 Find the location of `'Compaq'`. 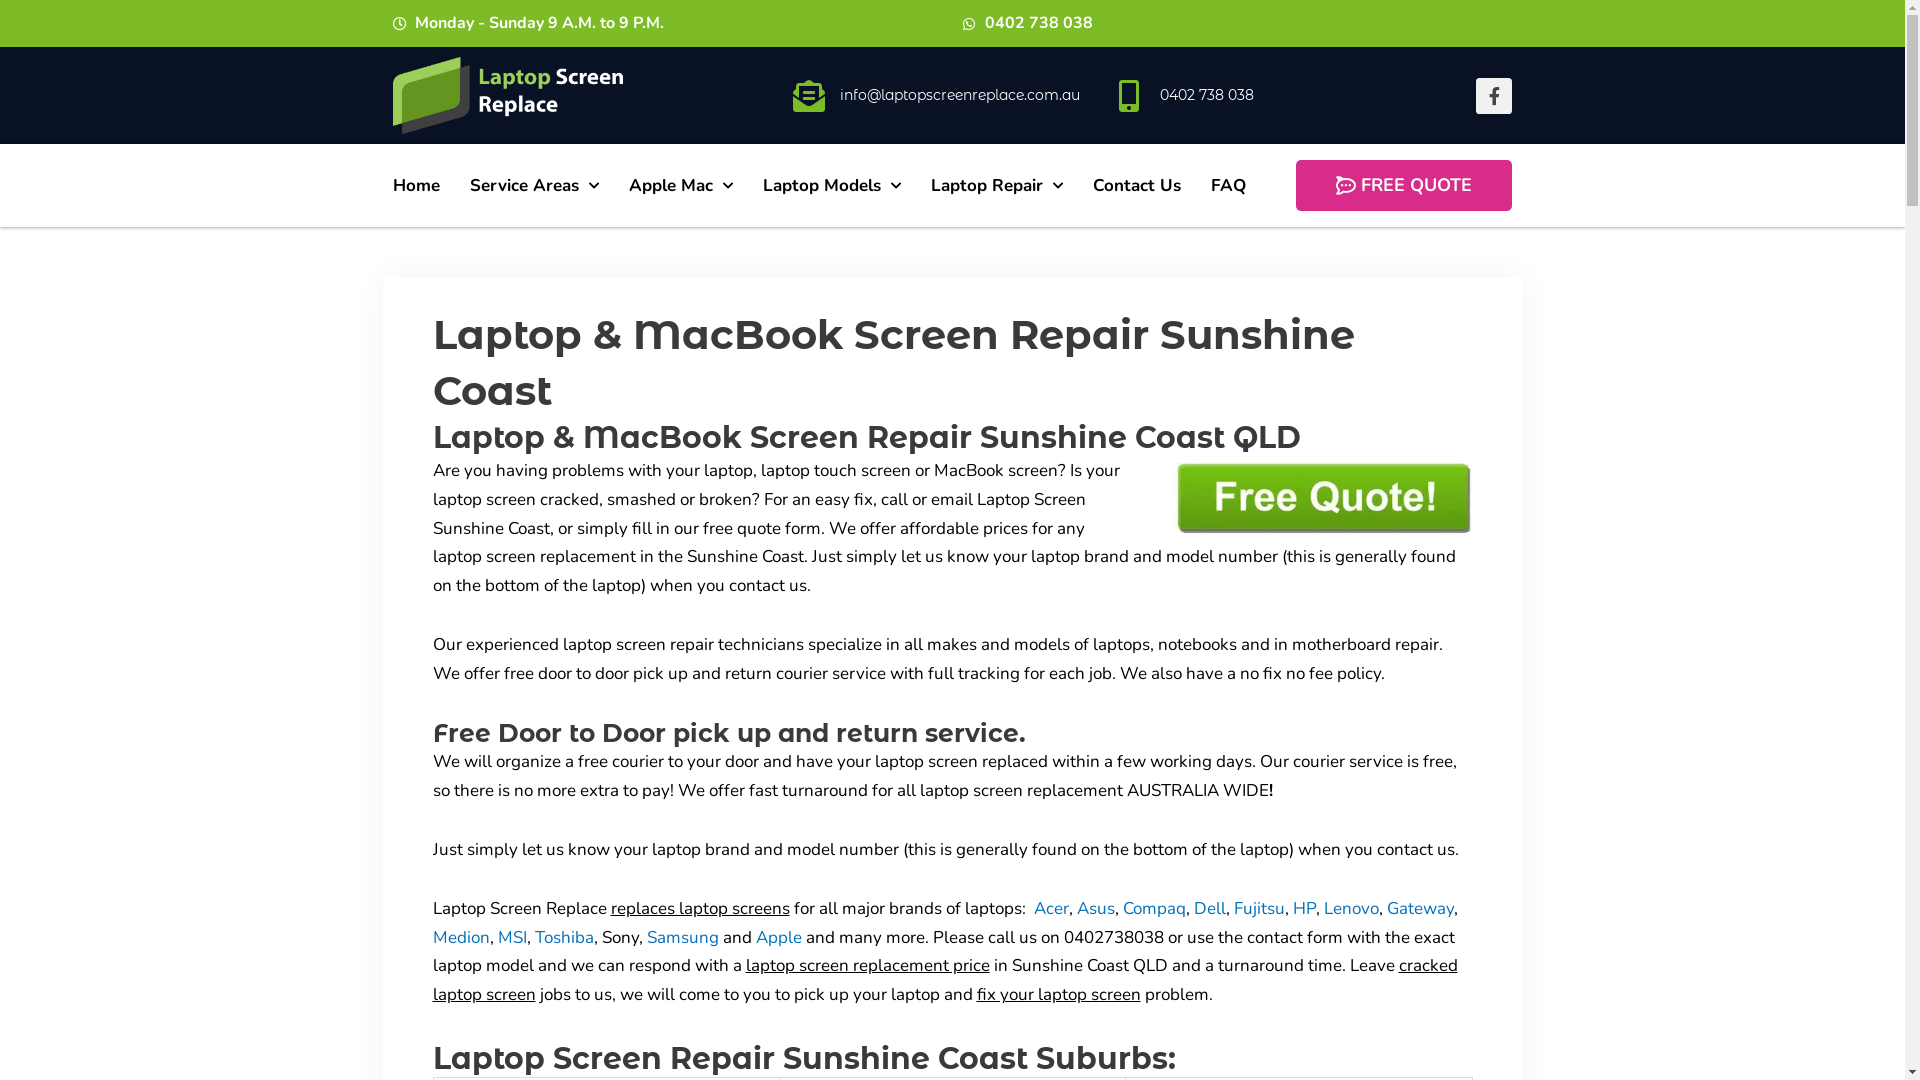

'Compaq' is located at coordinates (1153, 908).